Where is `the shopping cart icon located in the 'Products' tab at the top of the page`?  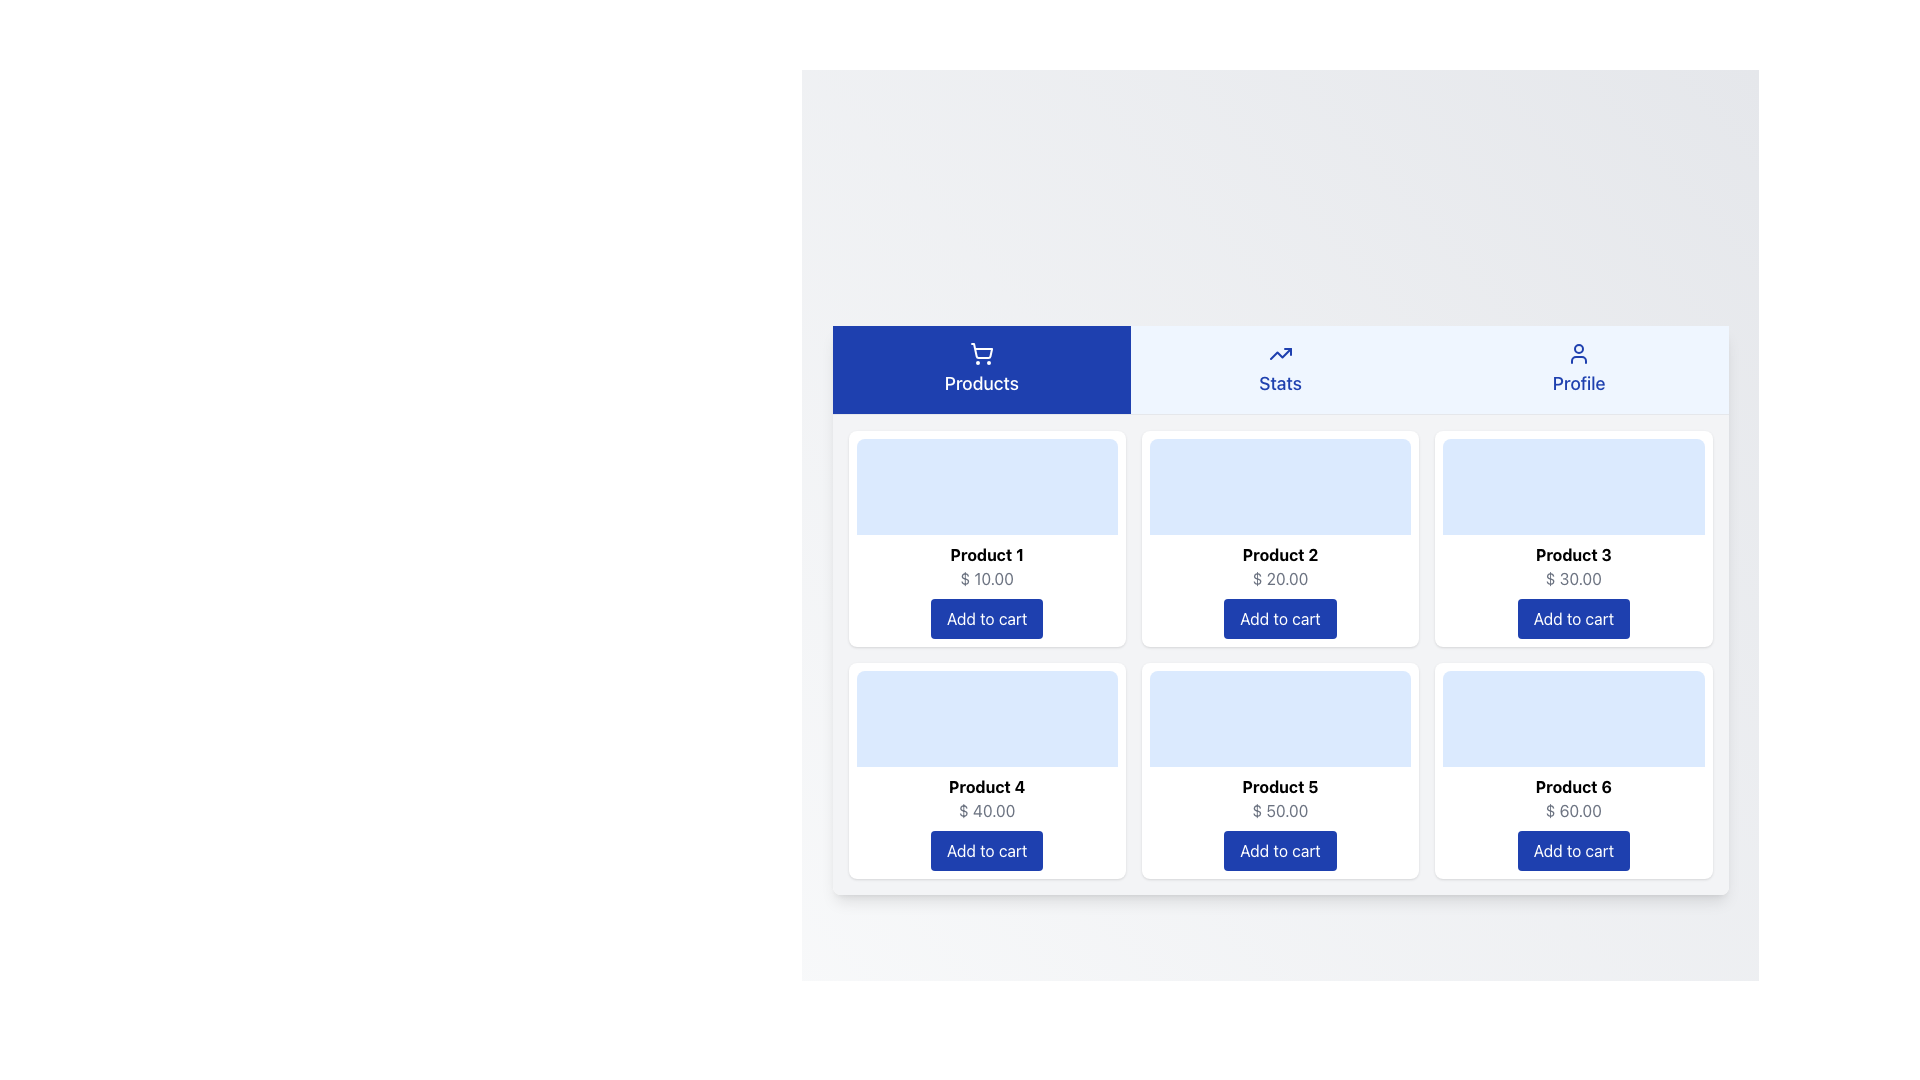
the shopping cart icon located in the 'Products' tab at the top of the page is located at coordinates (981, 349).